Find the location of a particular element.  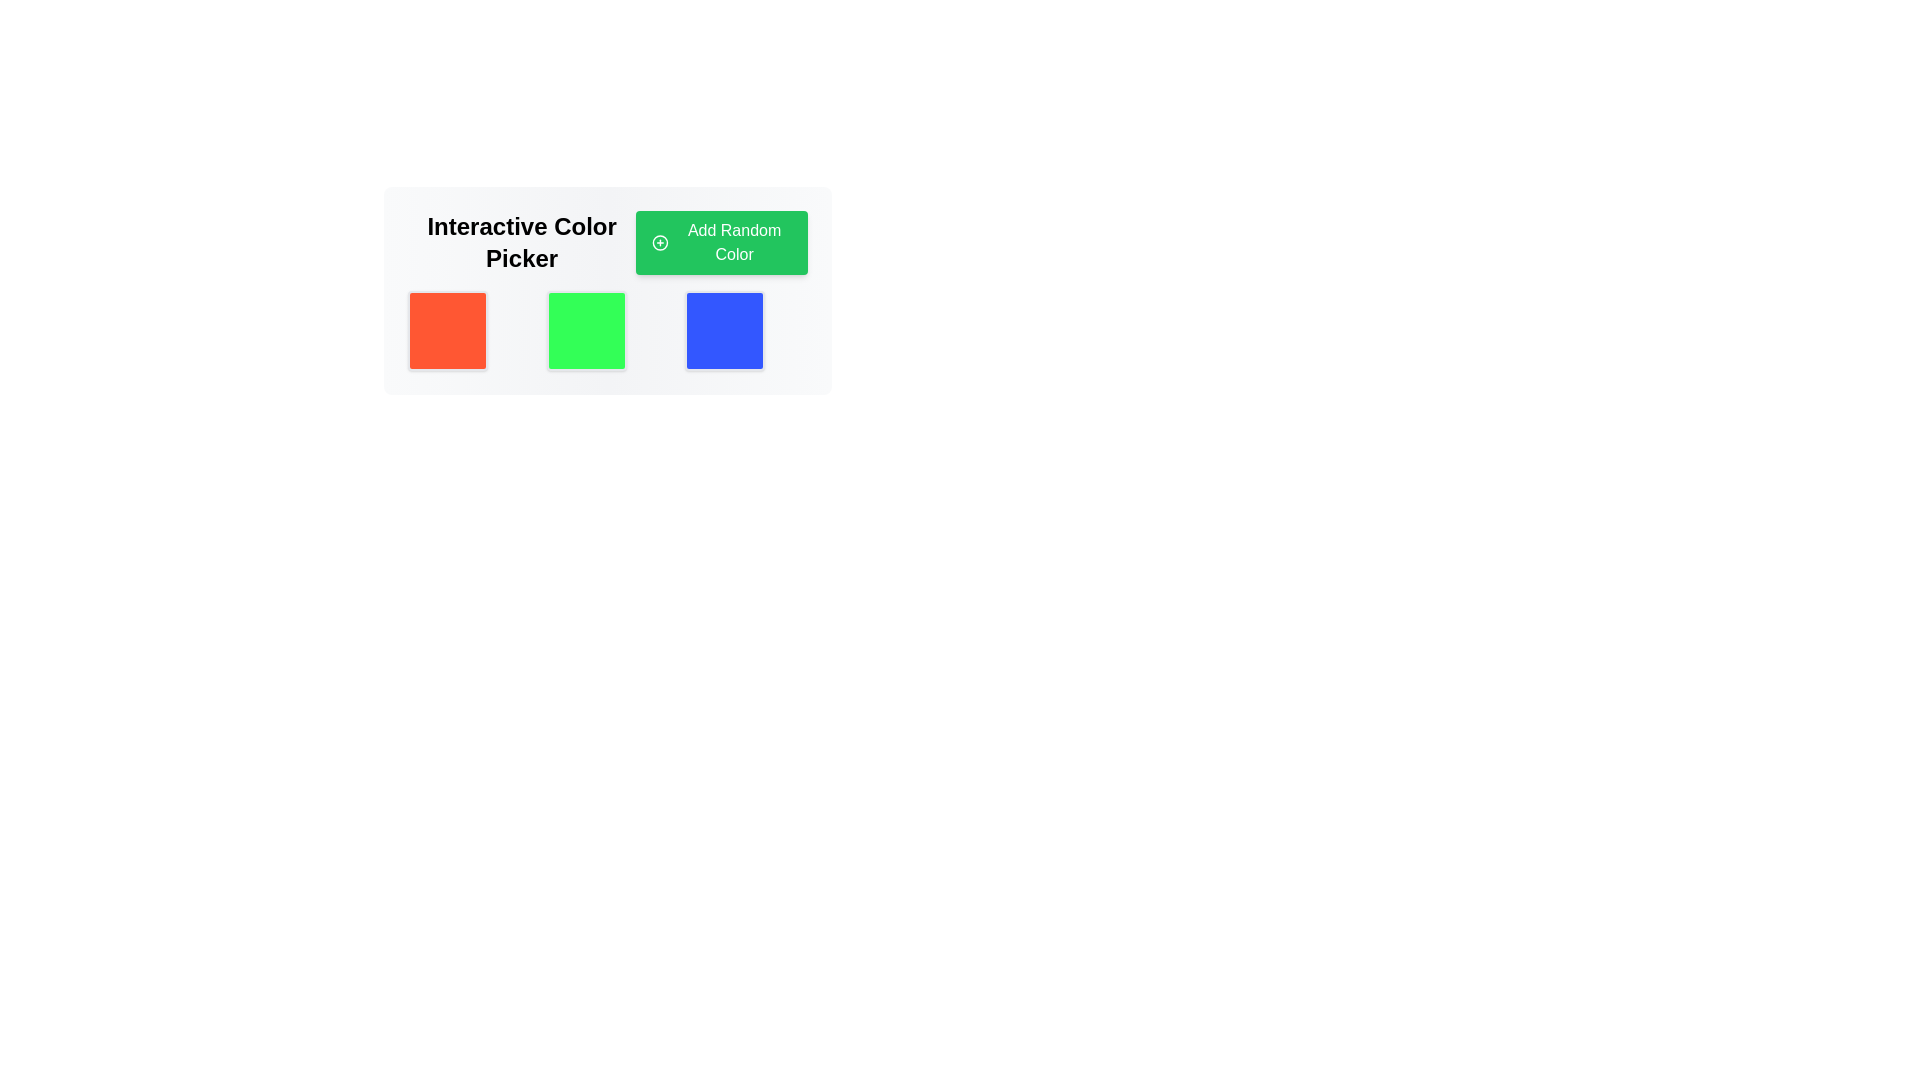

the green color swatch, which is the second square in a row of three, located centrally below the 'Interactive Color Picker' heading and the 'Add Random Color' button is located at coordinates (607, 290).